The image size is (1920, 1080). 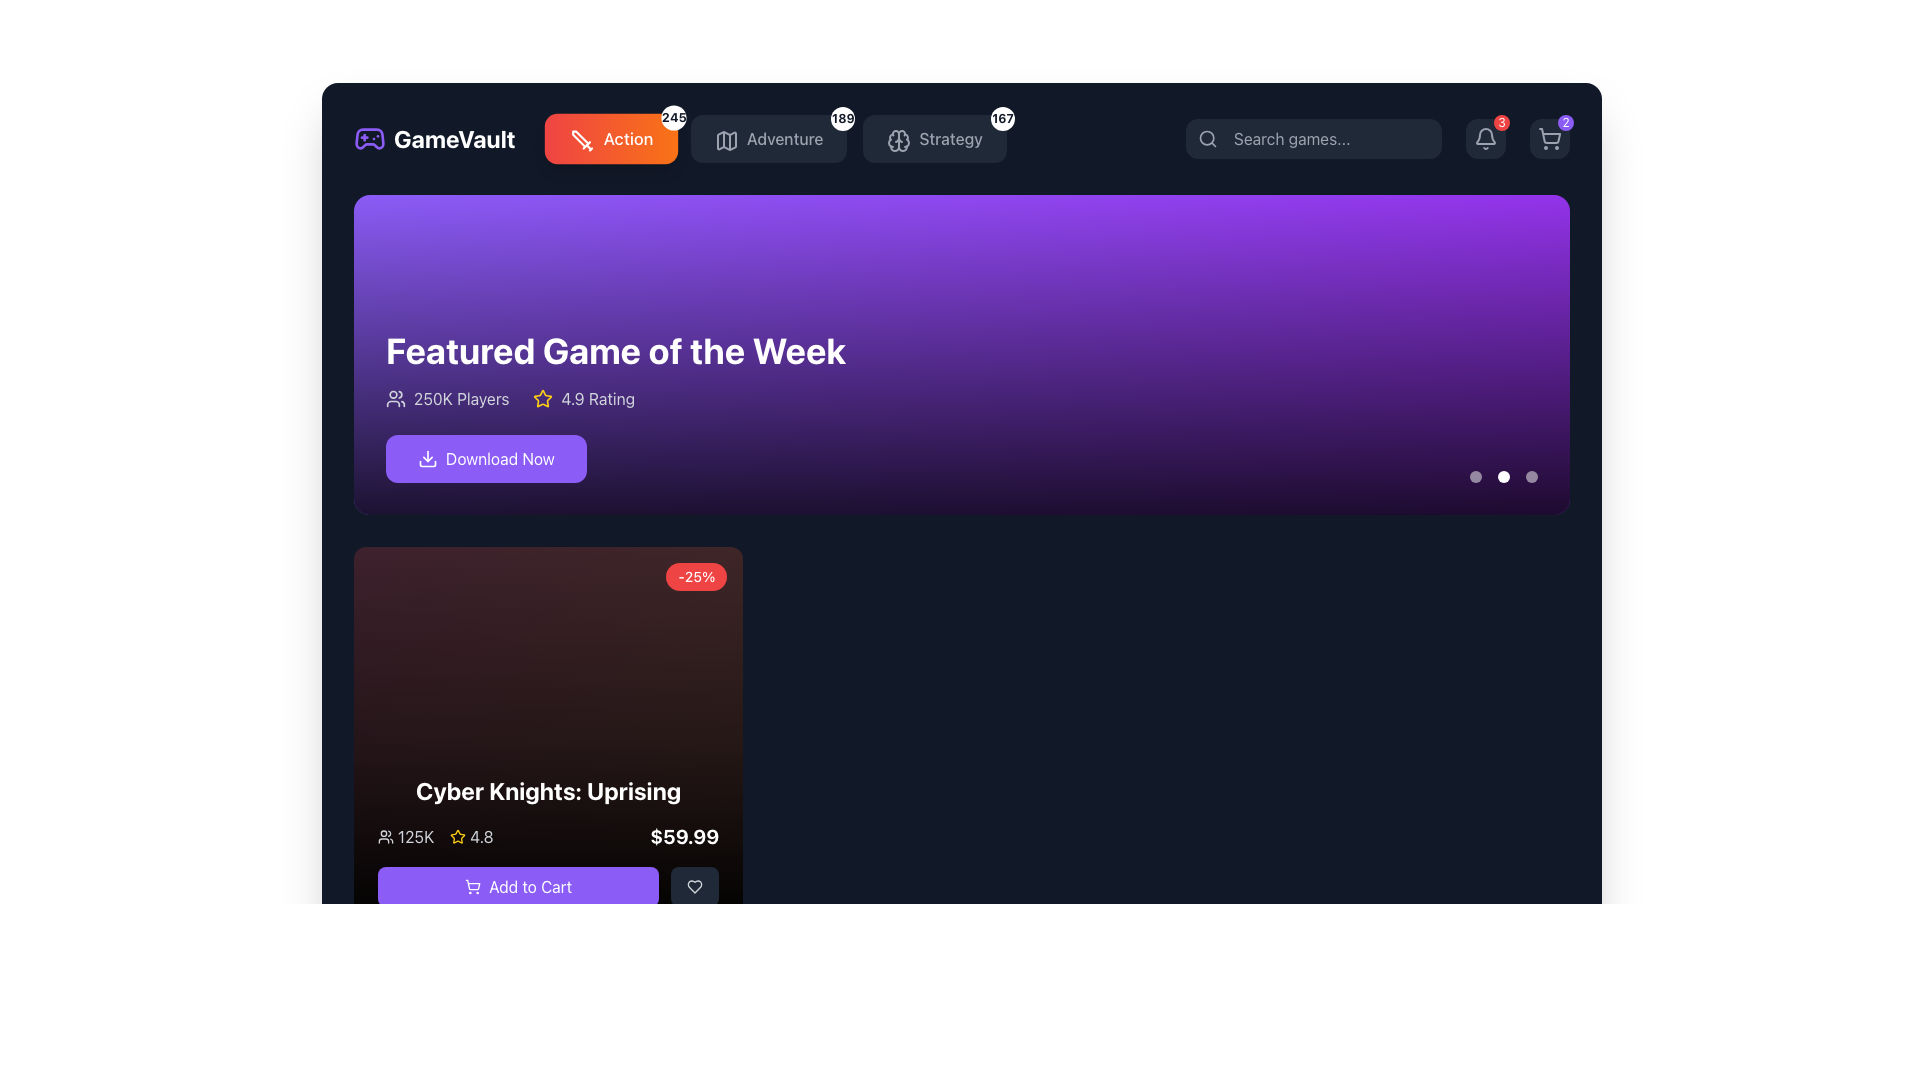 What do you see at coordinates (615, 398) in the screenshot?
I see `information presented in the composite data display component showing '250K Players' and '4.9 Rating' located below the title in the 'Featured Game of the Week' box` at bounding box center [615, 398].